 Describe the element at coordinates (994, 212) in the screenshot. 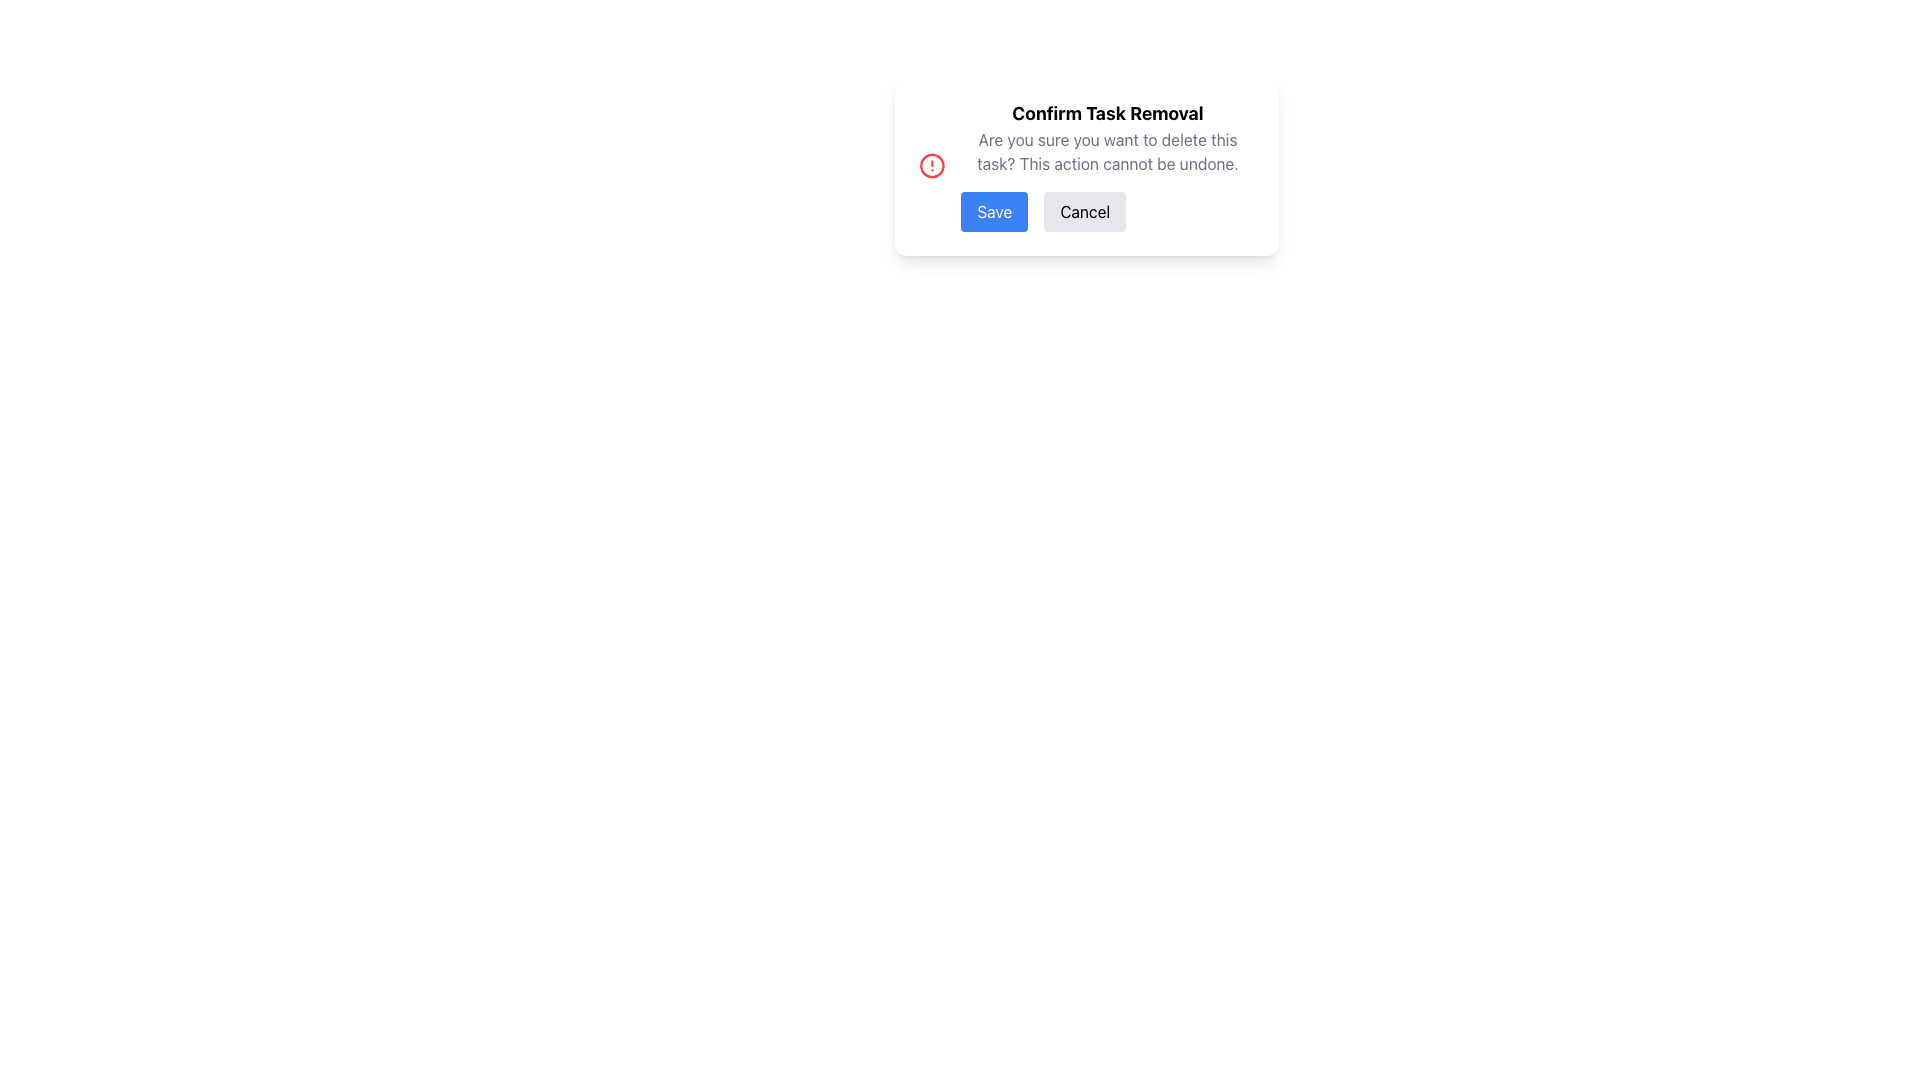

I see `the 'Save' button` at that location.